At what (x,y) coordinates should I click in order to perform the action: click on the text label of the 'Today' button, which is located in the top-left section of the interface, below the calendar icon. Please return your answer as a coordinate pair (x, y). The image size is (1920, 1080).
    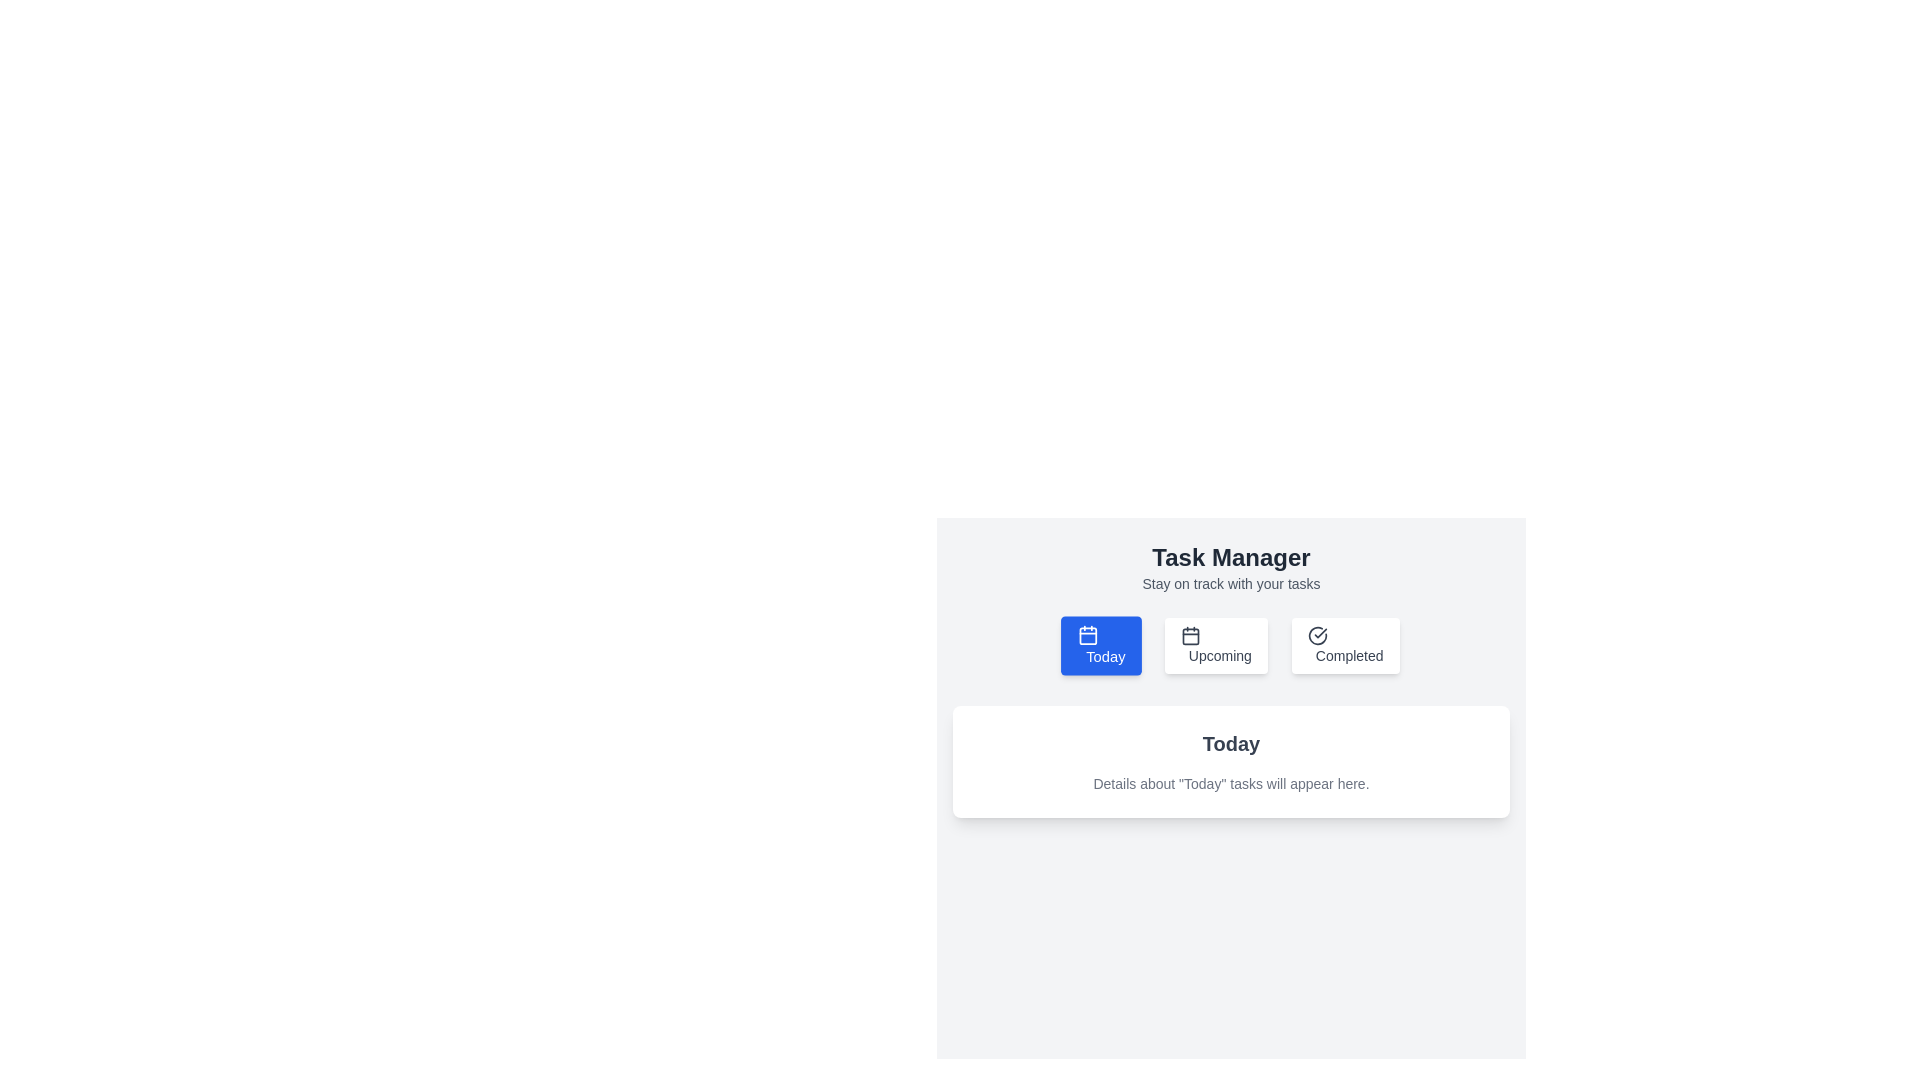
    Looking at the image, I should click on (1105, 656).